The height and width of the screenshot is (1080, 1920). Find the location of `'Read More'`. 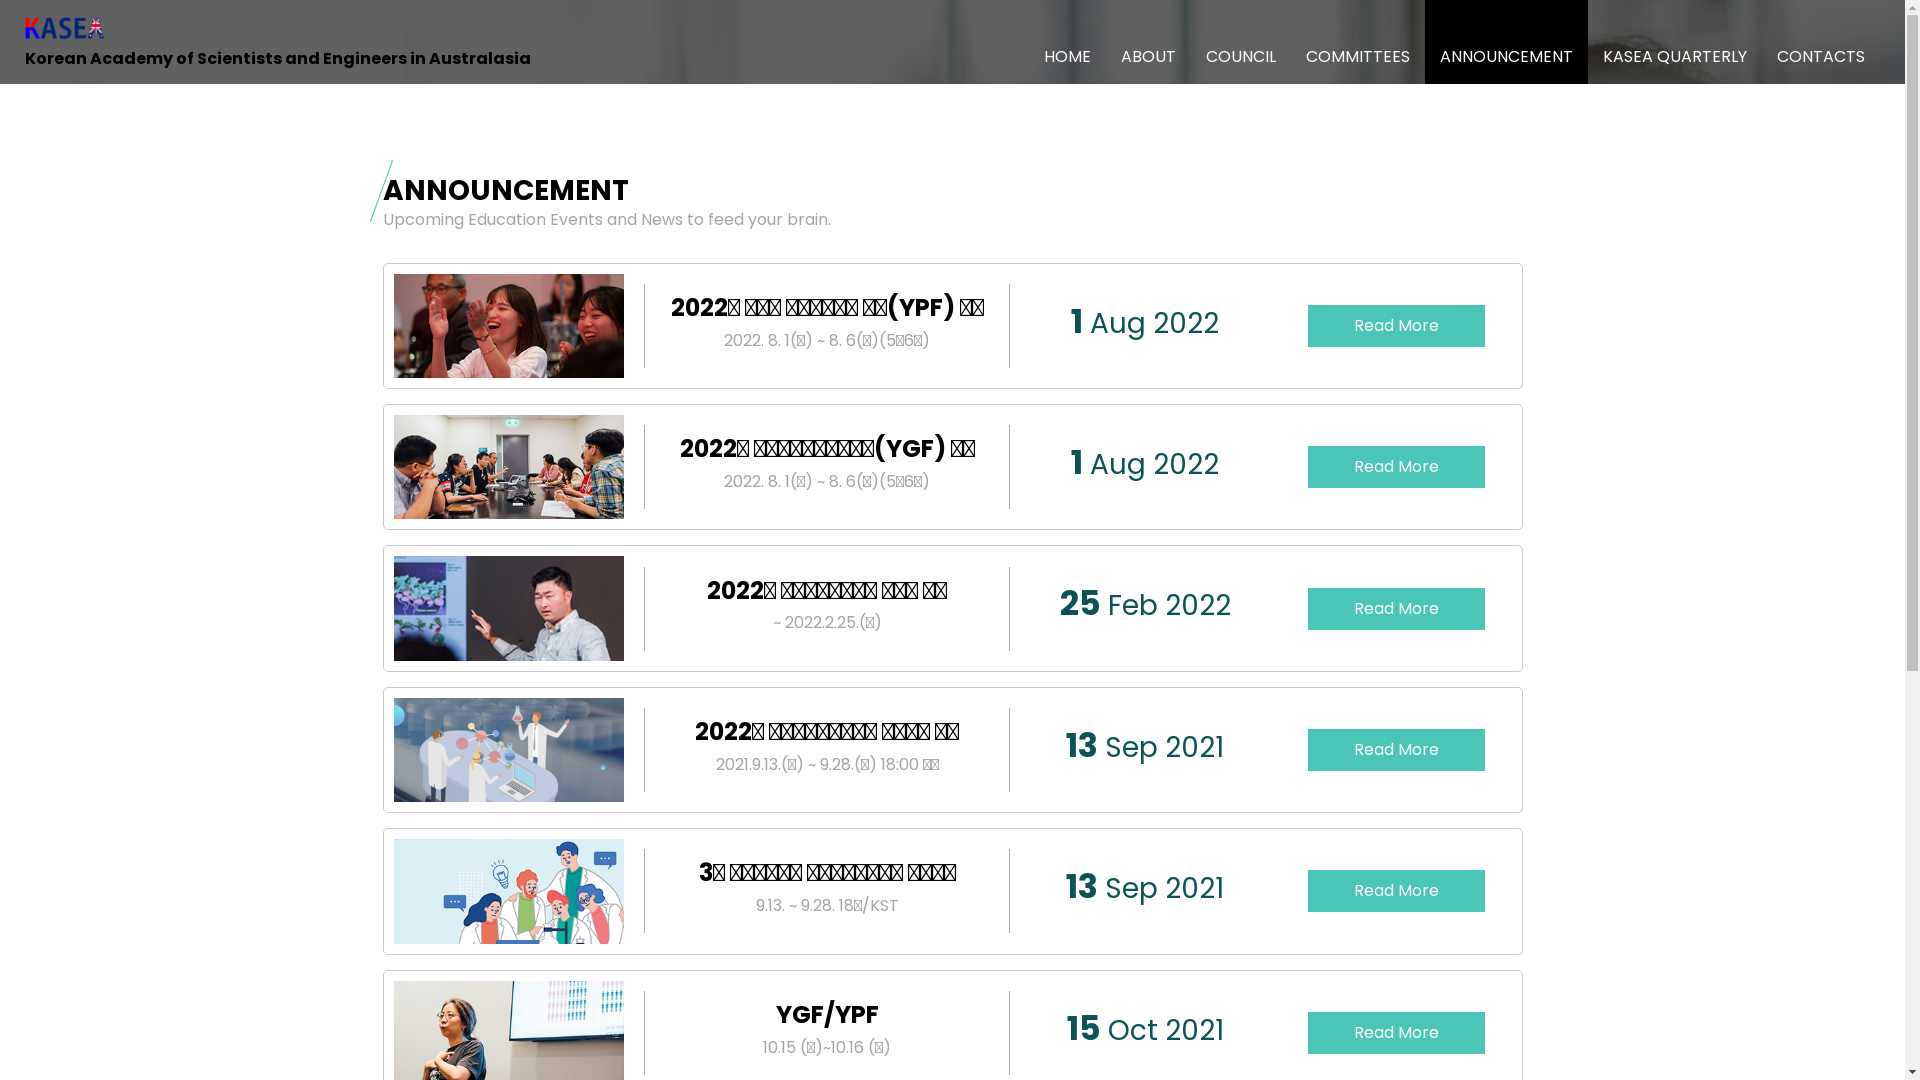

'Read More' is located at coordinates (1395, 749).